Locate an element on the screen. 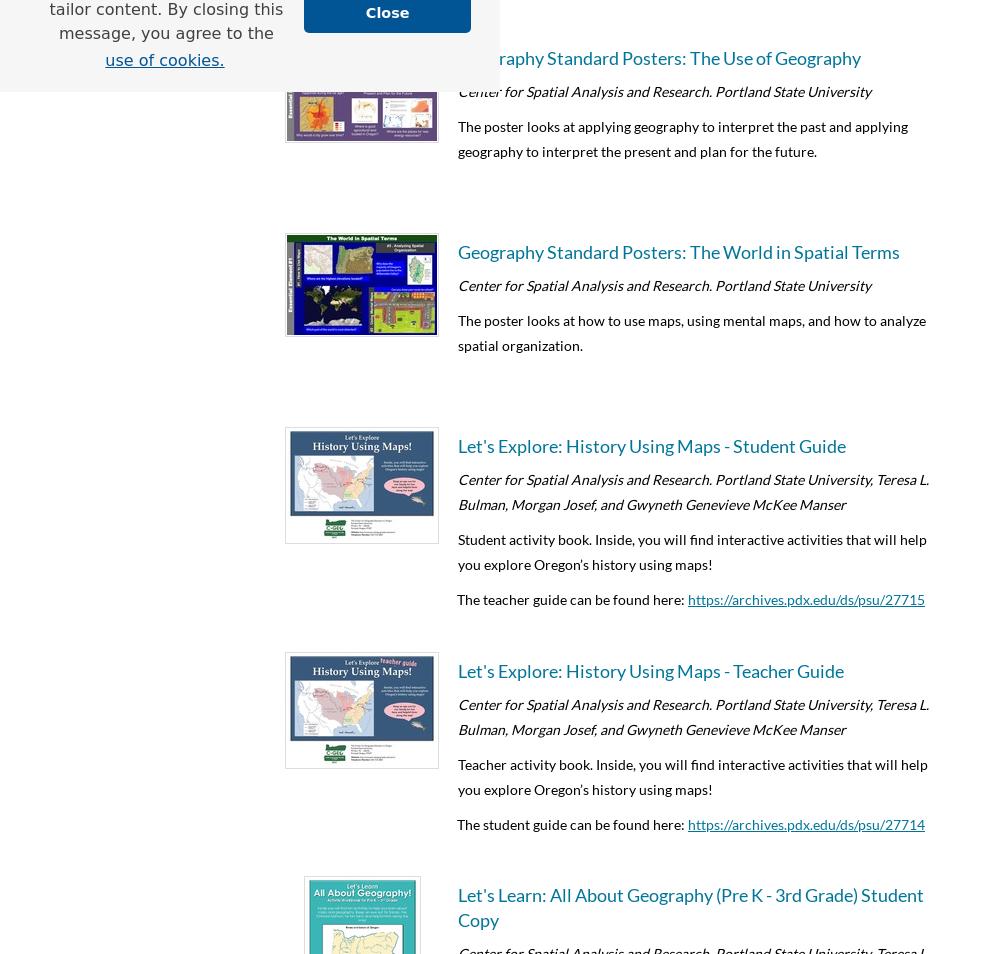  'Geography Standard Posters: The Use of Geography' is located at coordinates (658, 55).